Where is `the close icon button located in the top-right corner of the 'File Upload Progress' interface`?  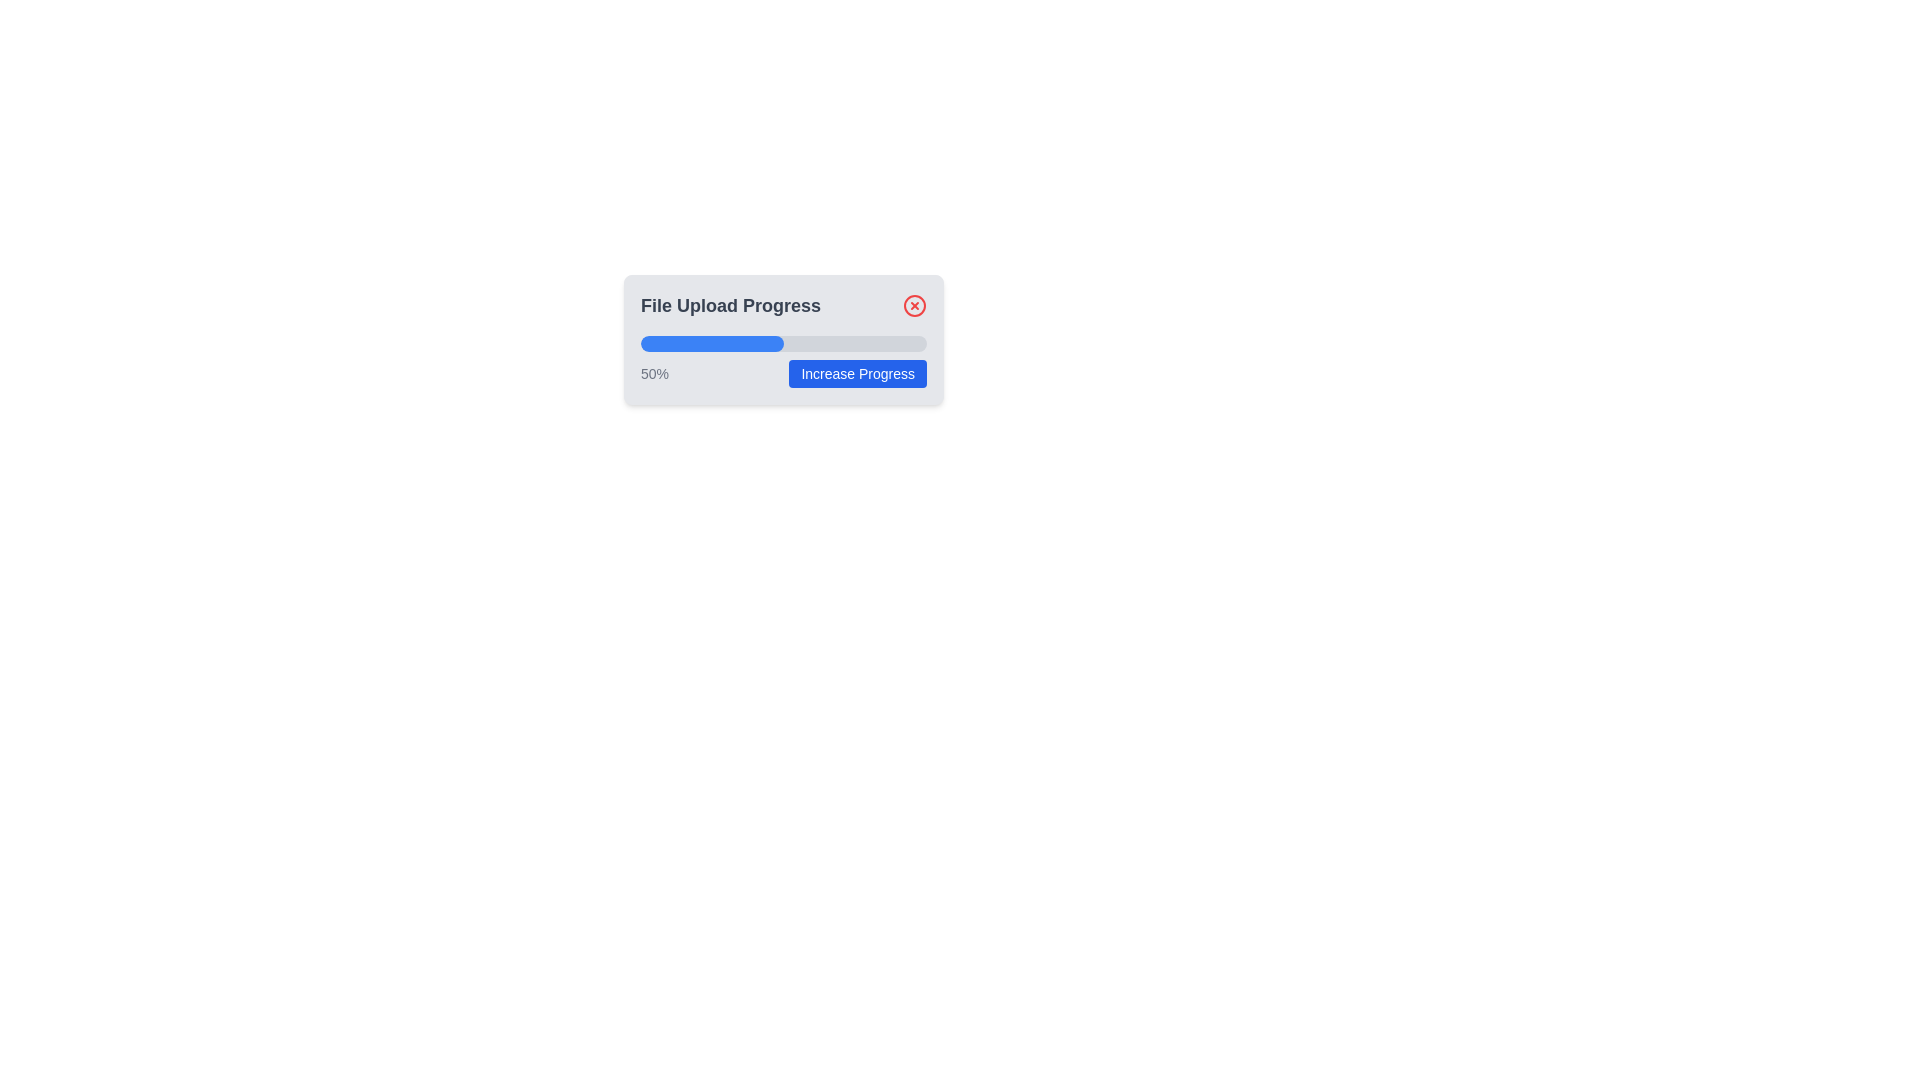
the close icon button located in the top-right corner of the 'File Upload Progress' interface is located at coordinates (914, 305).